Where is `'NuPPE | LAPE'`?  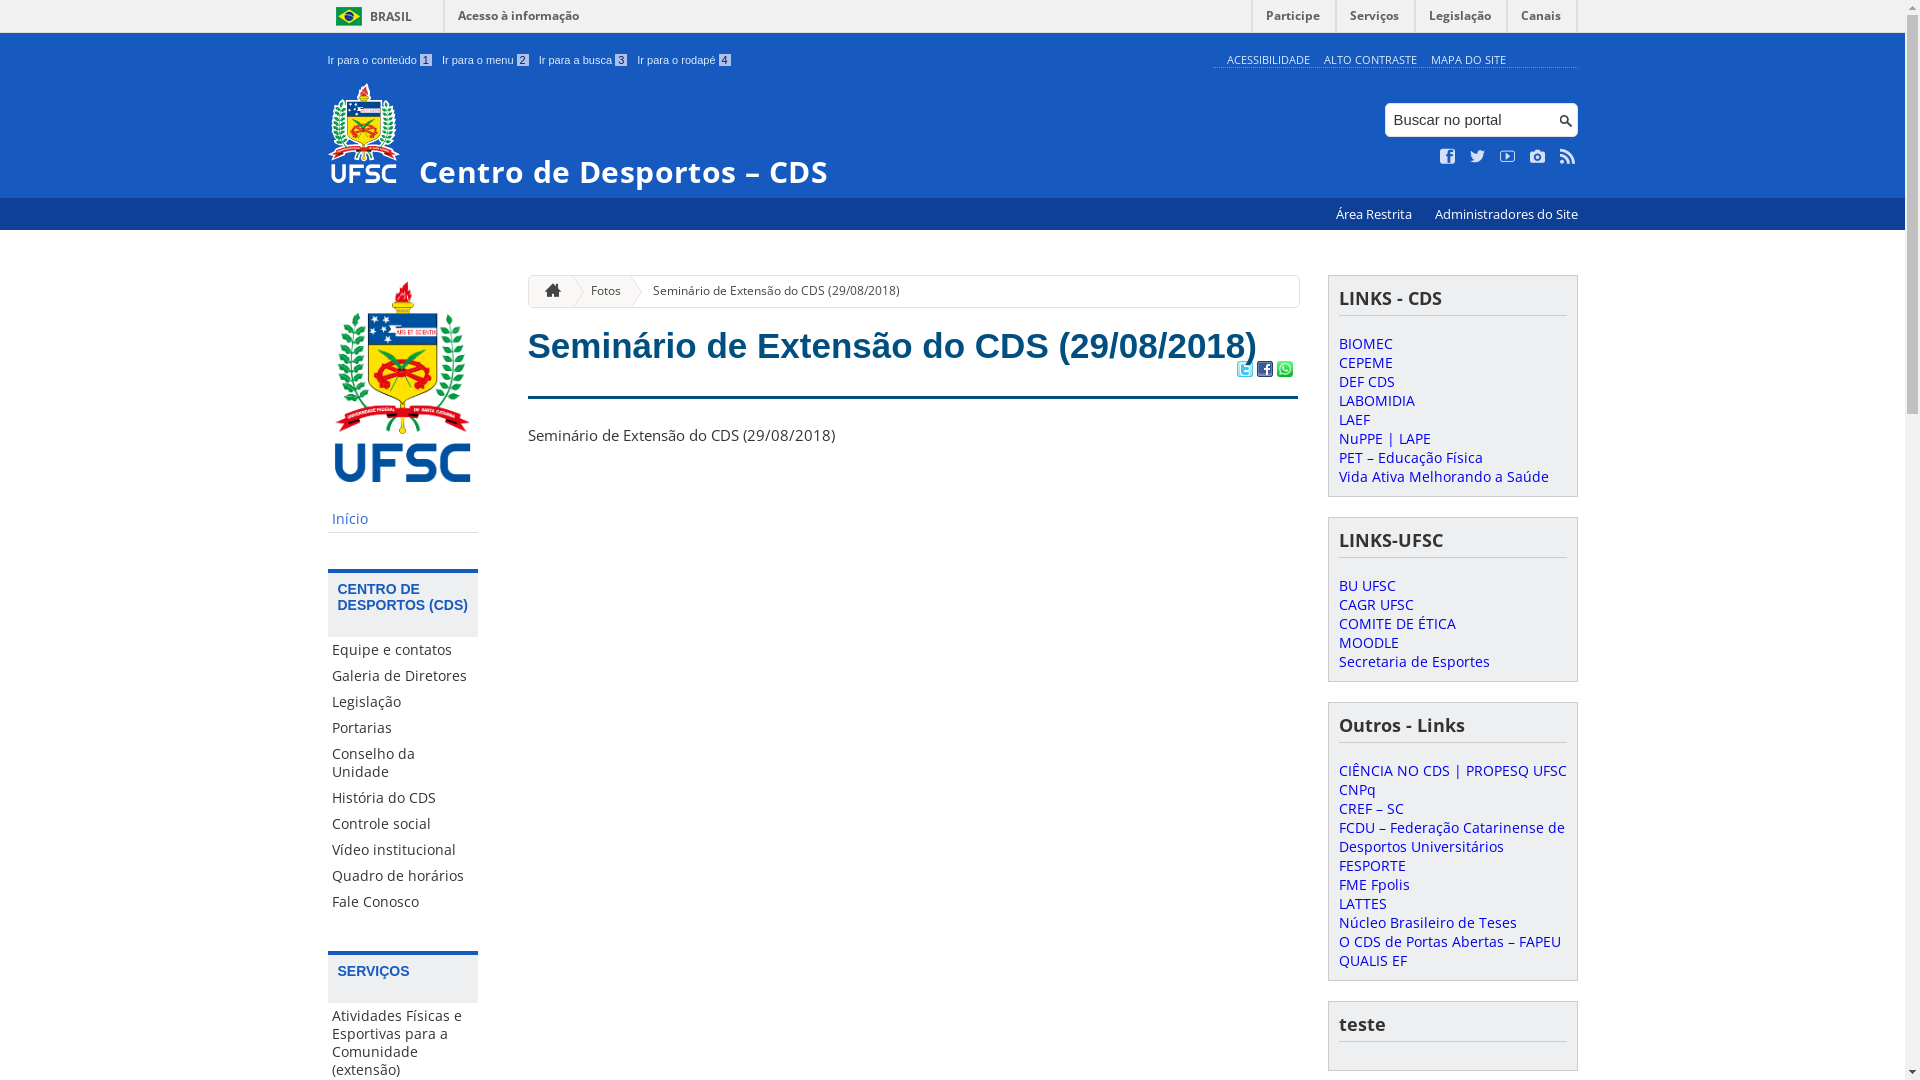 'NuPPE | LAPE' is located at coordinates (1382, 437).